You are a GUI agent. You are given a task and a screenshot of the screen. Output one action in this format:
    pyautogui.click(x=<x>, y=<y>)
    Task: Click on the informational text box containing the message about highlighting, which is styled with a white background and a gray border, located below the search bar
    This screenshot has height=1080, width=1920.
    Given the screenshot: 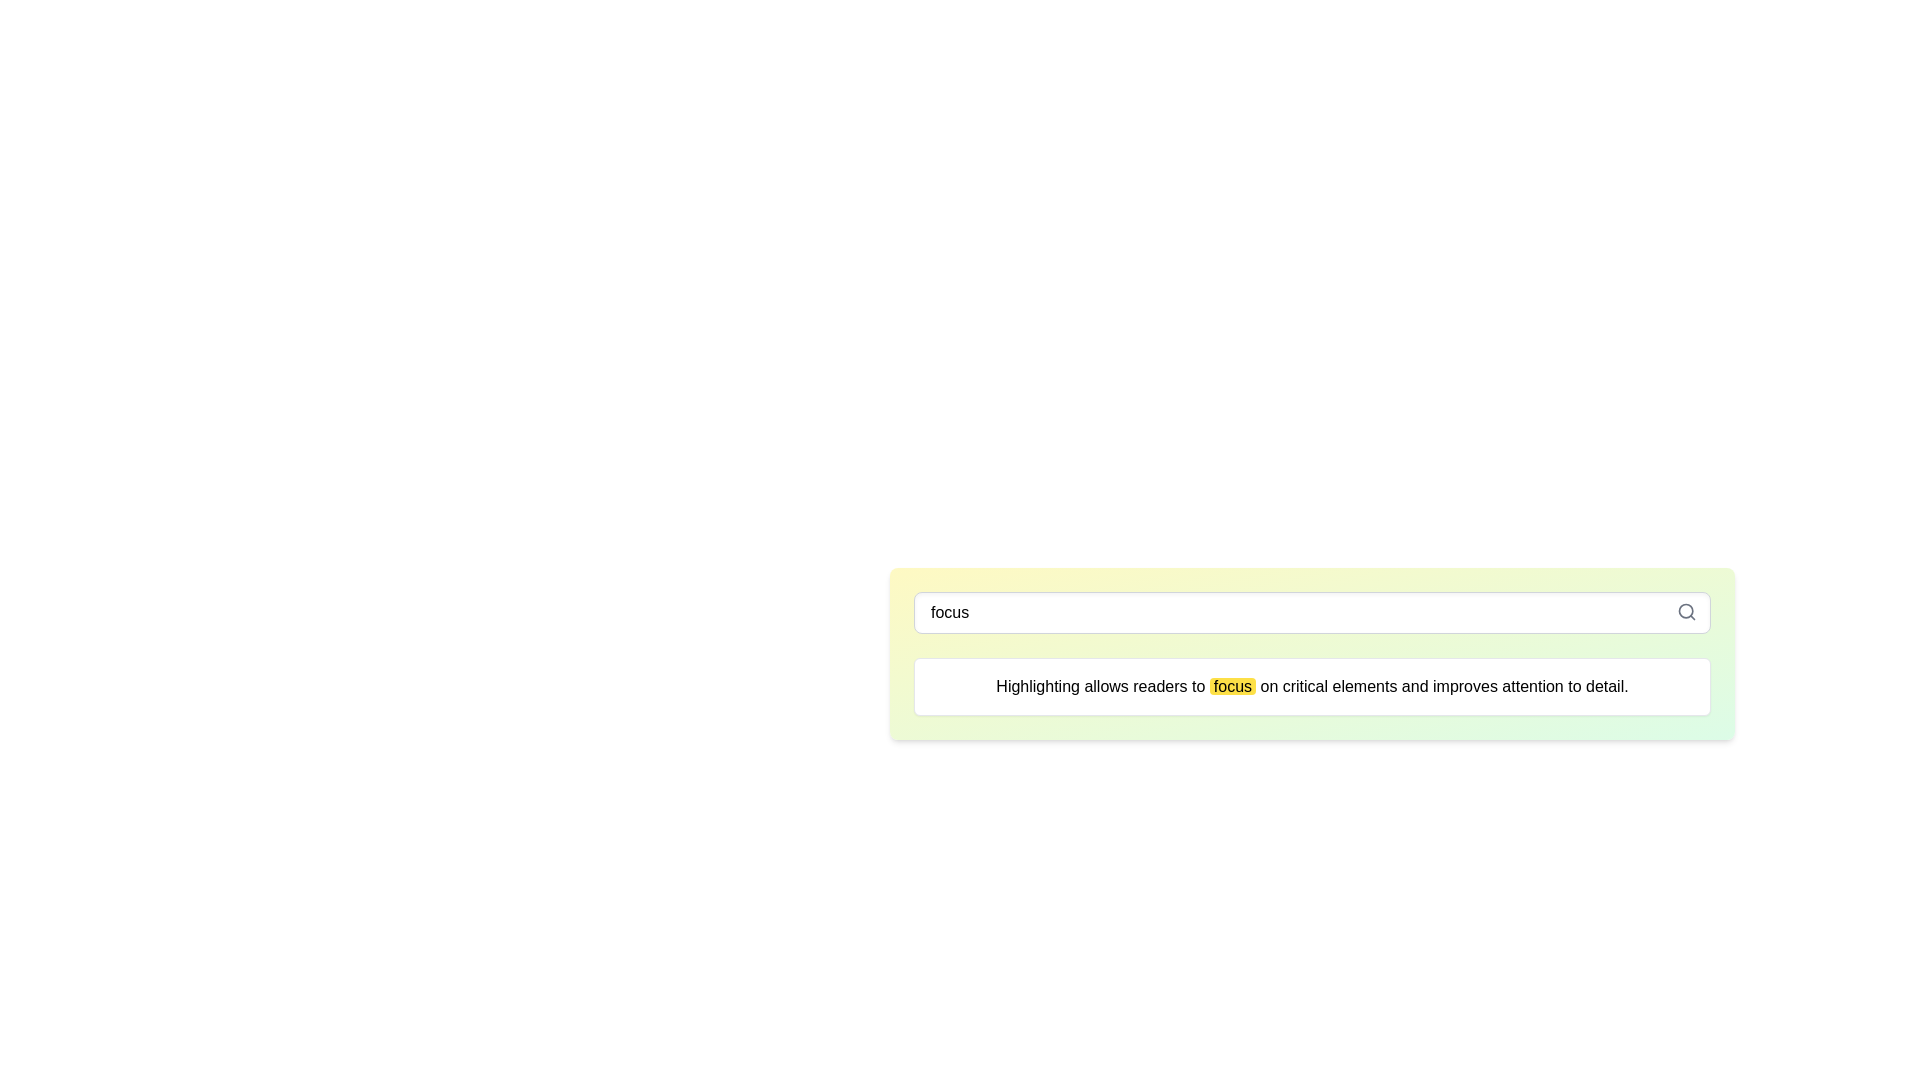 What is the action you would take?
    pyautogui.click(x=1312, y=685)
    